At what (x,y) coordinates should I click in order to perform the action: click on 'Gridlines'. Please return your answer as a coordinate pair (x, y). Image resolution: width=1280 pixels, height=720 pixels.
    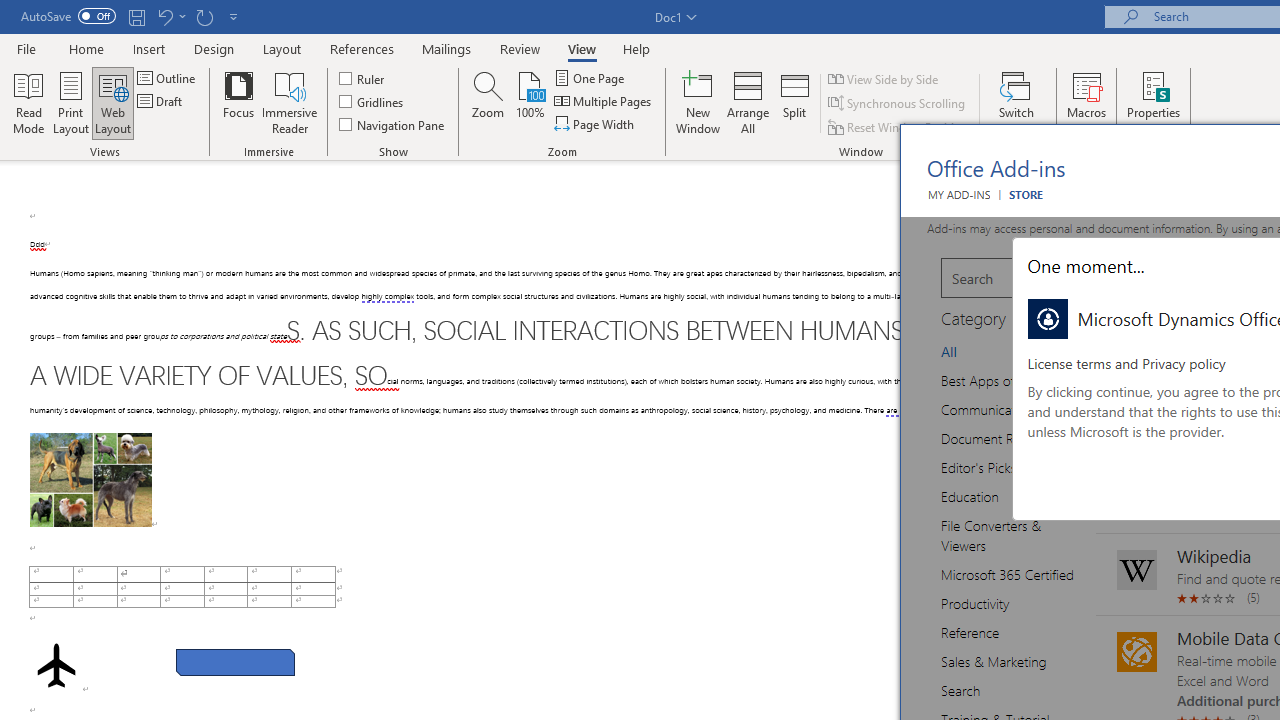
    Looking at the image, I should click on (372, 101).